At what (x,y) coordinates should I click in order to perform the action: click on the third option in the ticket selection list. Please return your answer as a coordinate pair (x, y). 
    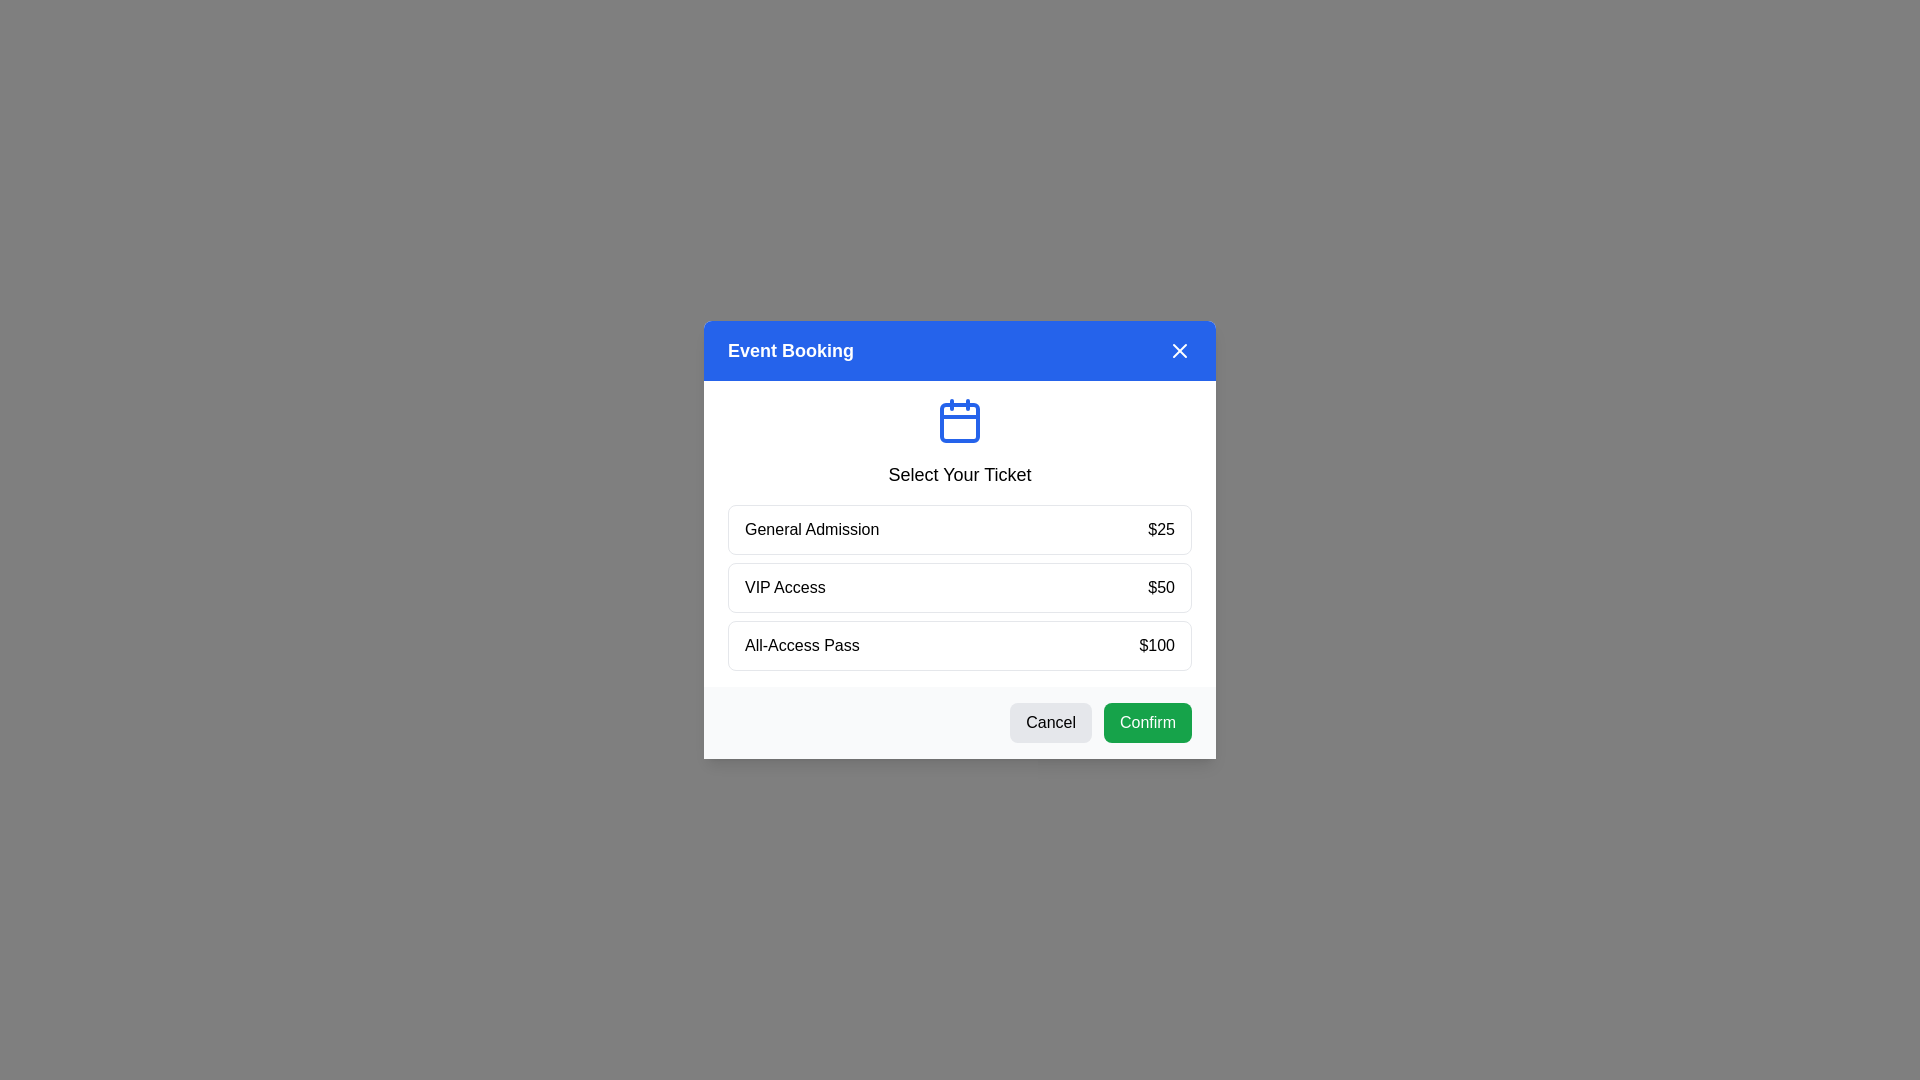
    Looking at the image, I should click on (960, 645).